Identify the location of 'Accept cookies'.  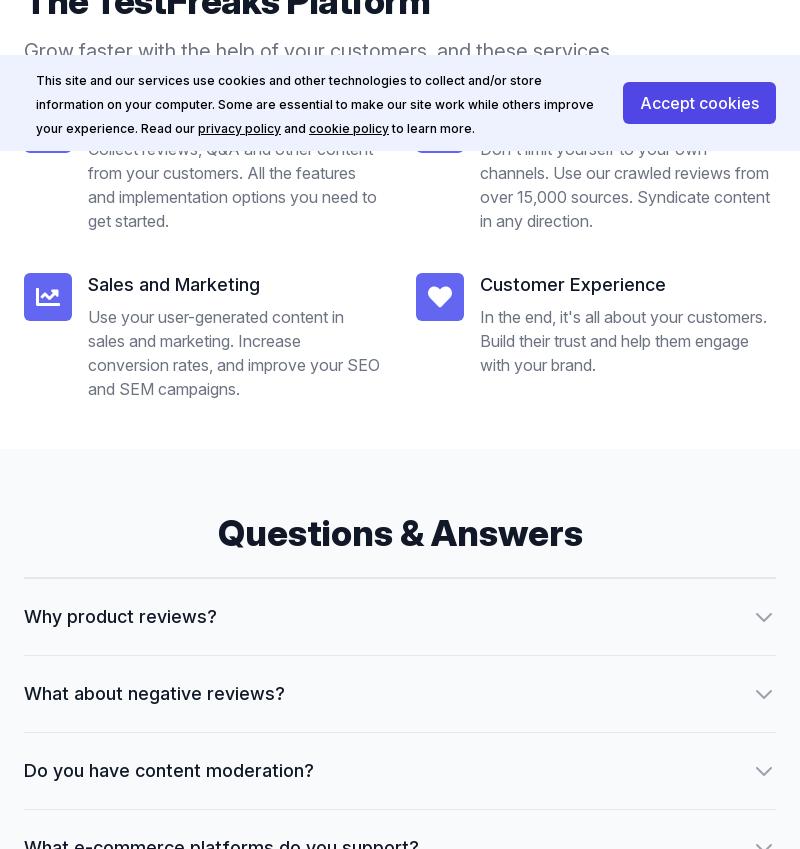
(699, 101).